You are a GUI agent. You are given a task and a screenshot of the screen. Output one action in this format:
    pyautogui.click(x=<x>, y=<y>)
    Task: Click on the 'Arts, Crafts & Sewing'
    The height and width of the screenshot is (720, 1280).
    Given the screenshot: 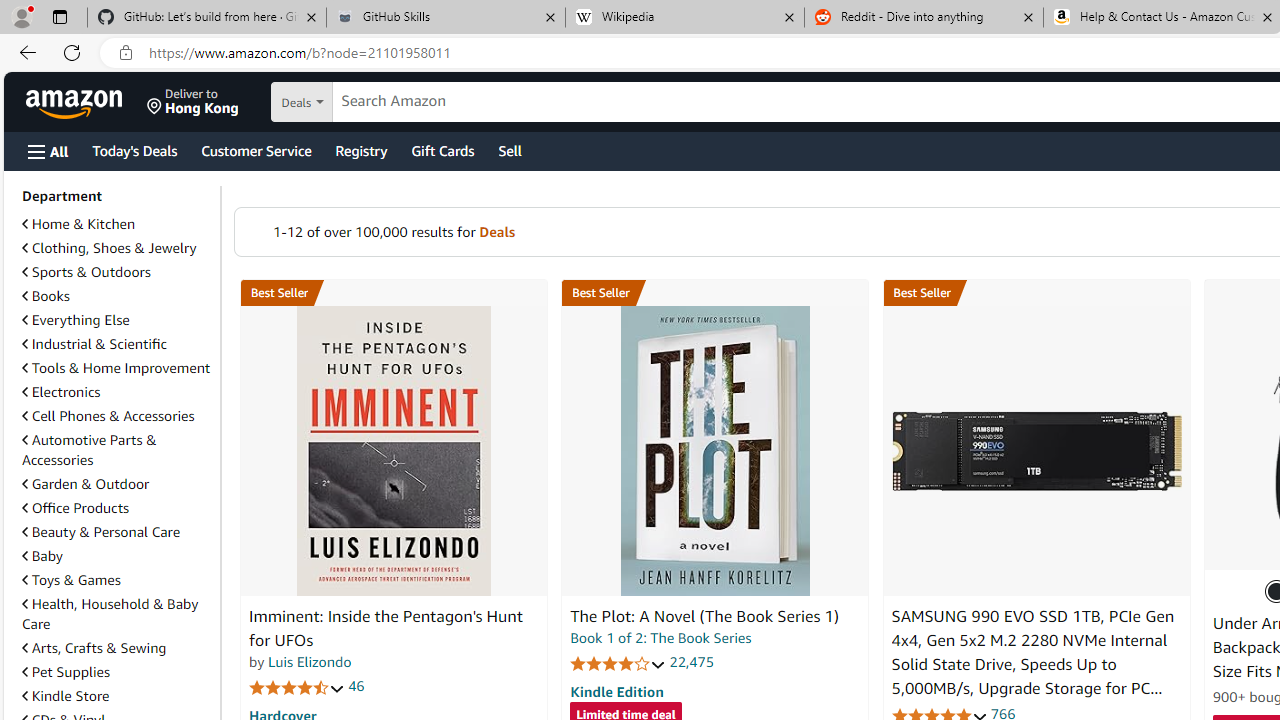 What is the action you would take?
    pyautogui.click(x=116, y=648)
    